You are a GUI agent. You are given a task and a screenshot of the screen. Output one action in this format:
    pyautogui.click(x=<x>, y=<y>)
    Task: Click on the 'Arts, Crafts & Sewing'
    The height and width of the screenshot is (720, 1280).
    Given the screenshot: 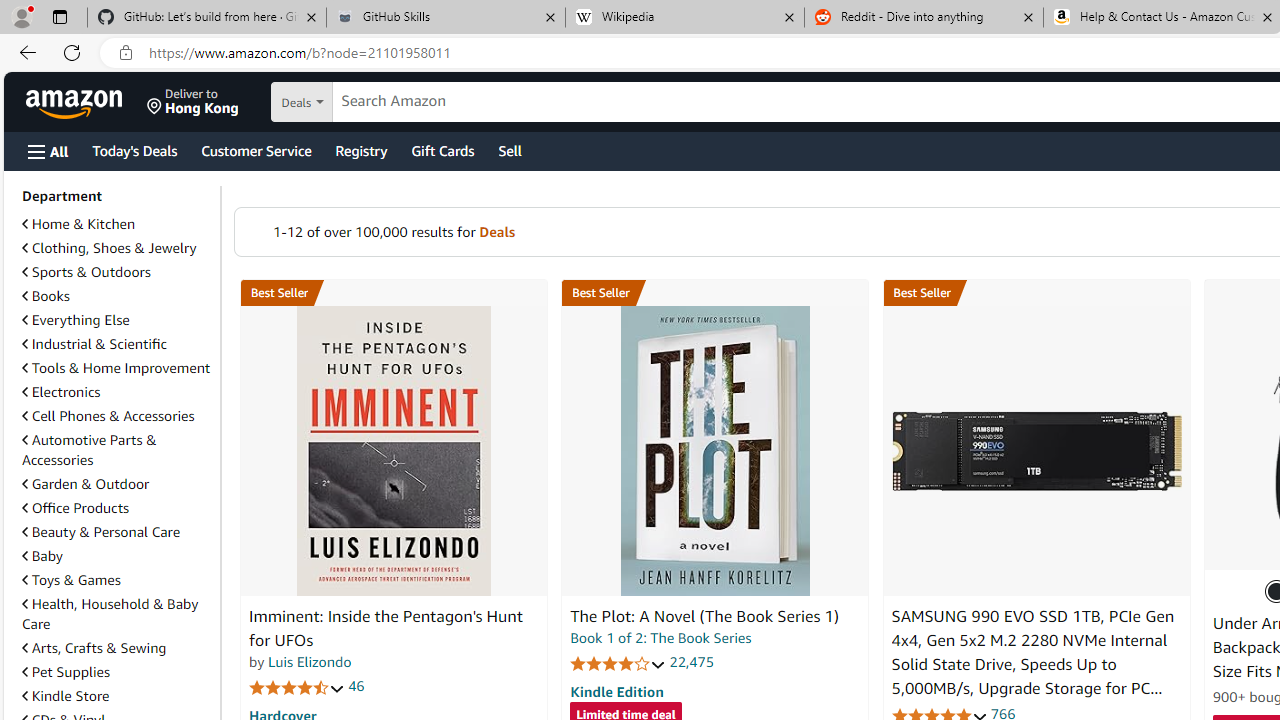 What is the action you would take?
    pyautogui.click(x=116, y=648)
    